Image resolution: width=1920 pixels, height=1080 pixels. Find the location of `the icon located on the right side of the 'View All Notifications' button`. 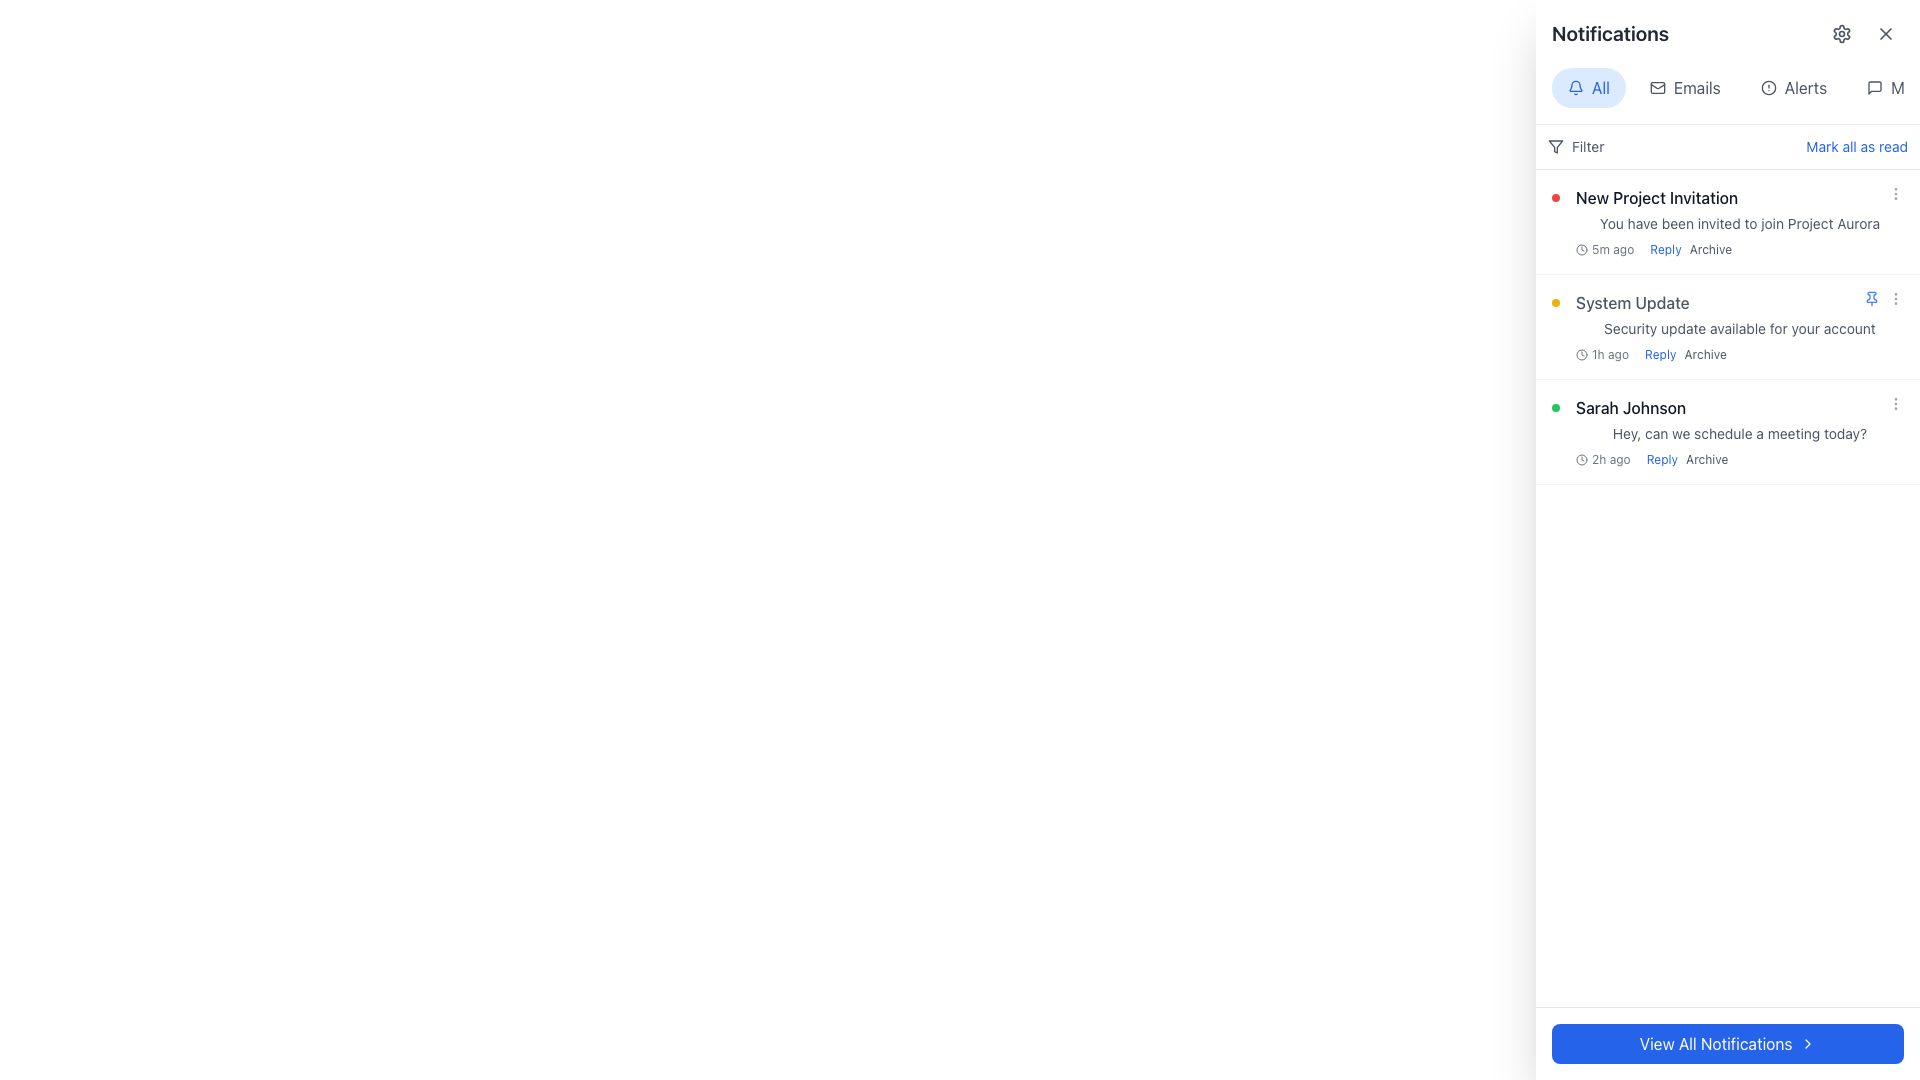

the icon located on the right side of the 'View All Notifications' button is located at coordinates (1808, 1043).